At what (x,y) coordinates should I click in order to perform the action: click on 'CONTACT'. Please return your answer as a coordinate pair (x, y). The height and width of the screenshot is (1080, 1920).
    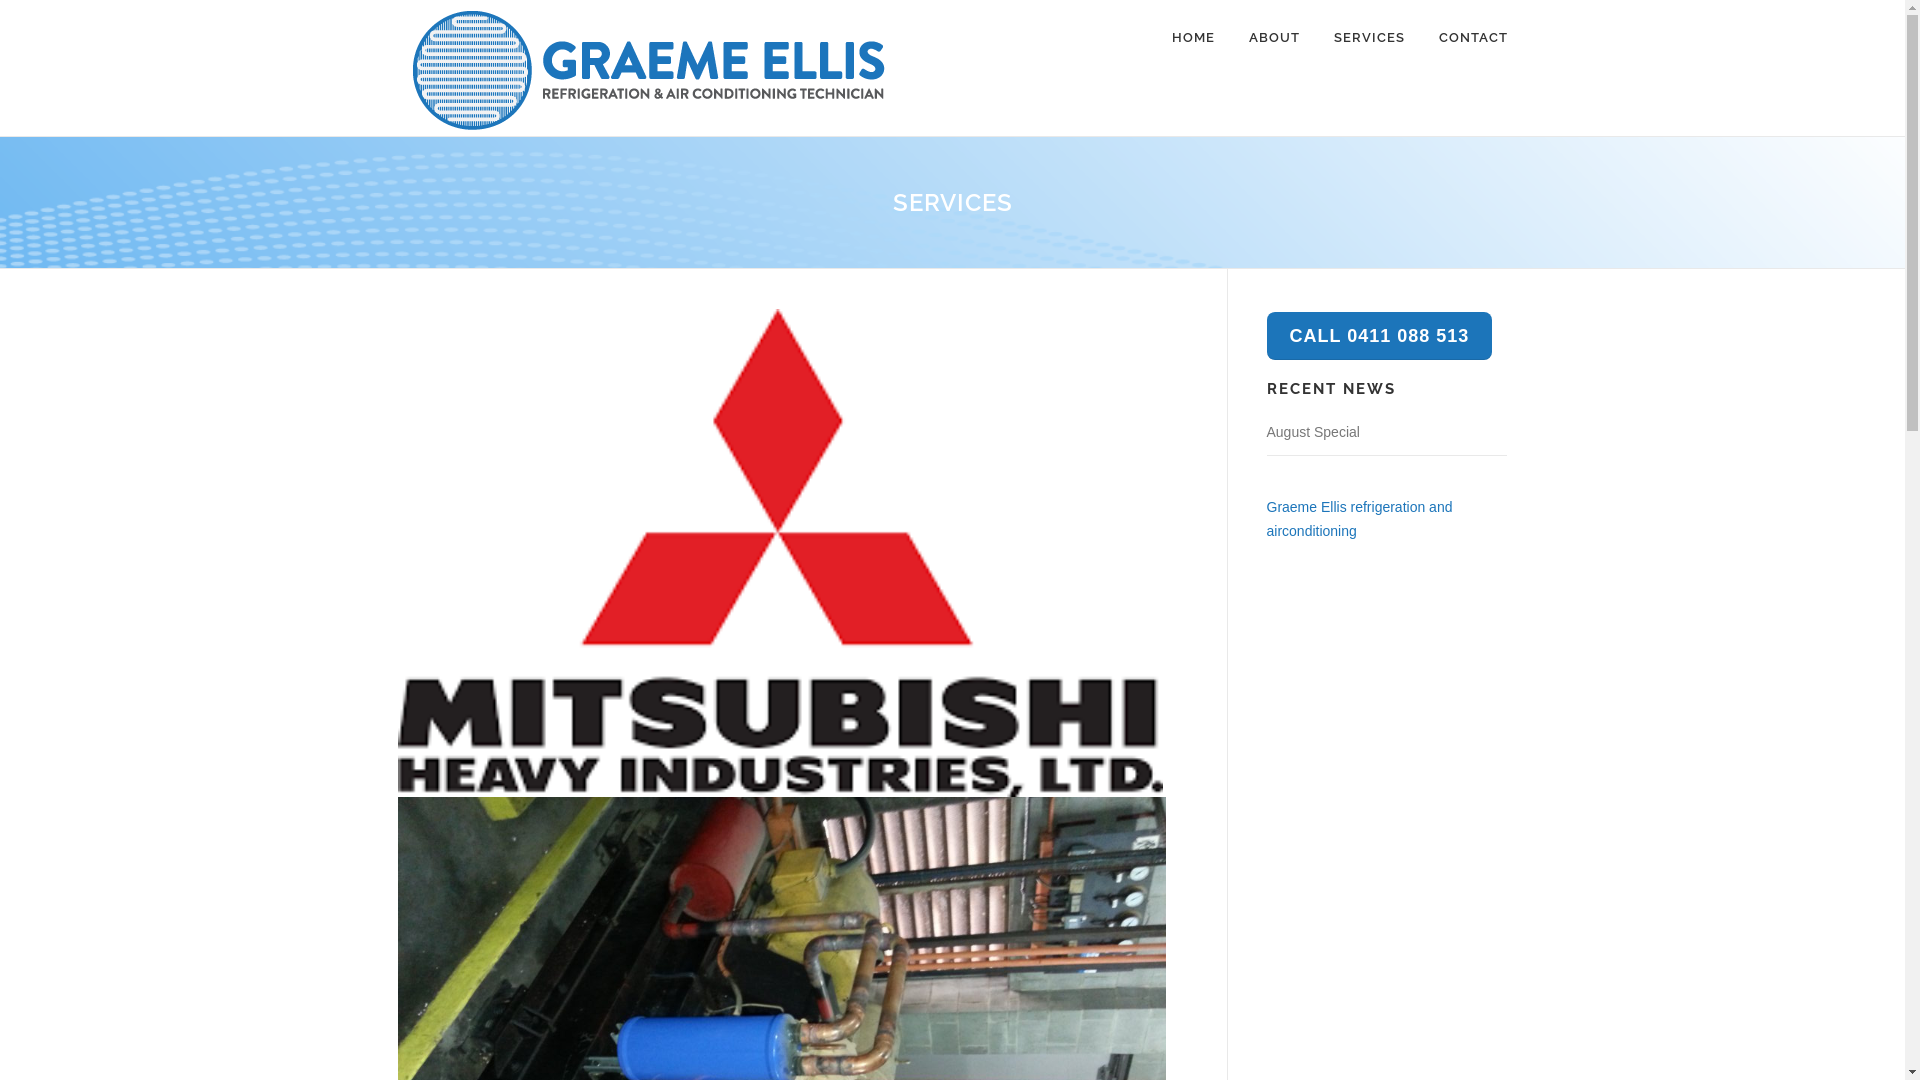
    Looking at the image, I should click on (1464, 37).